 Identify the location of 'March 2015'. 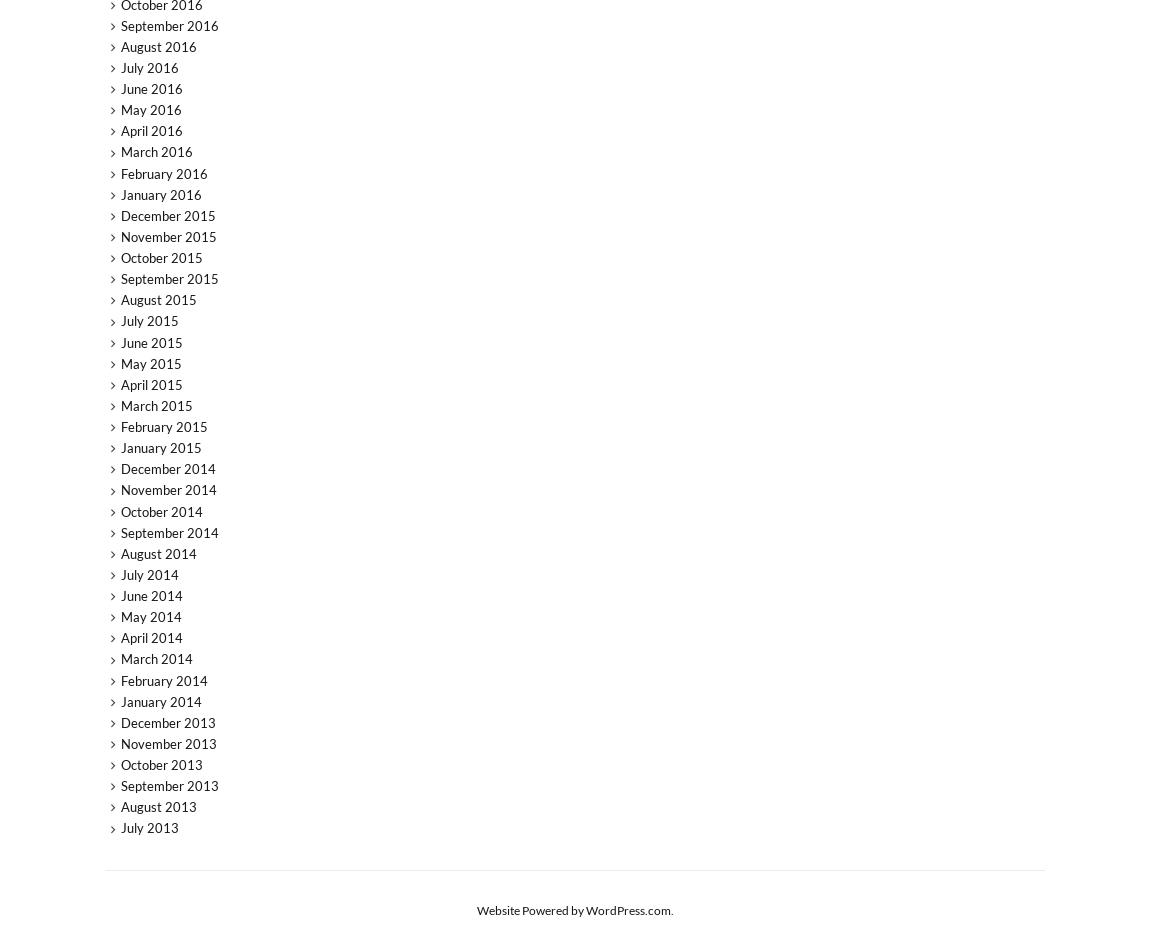
(118, 405).